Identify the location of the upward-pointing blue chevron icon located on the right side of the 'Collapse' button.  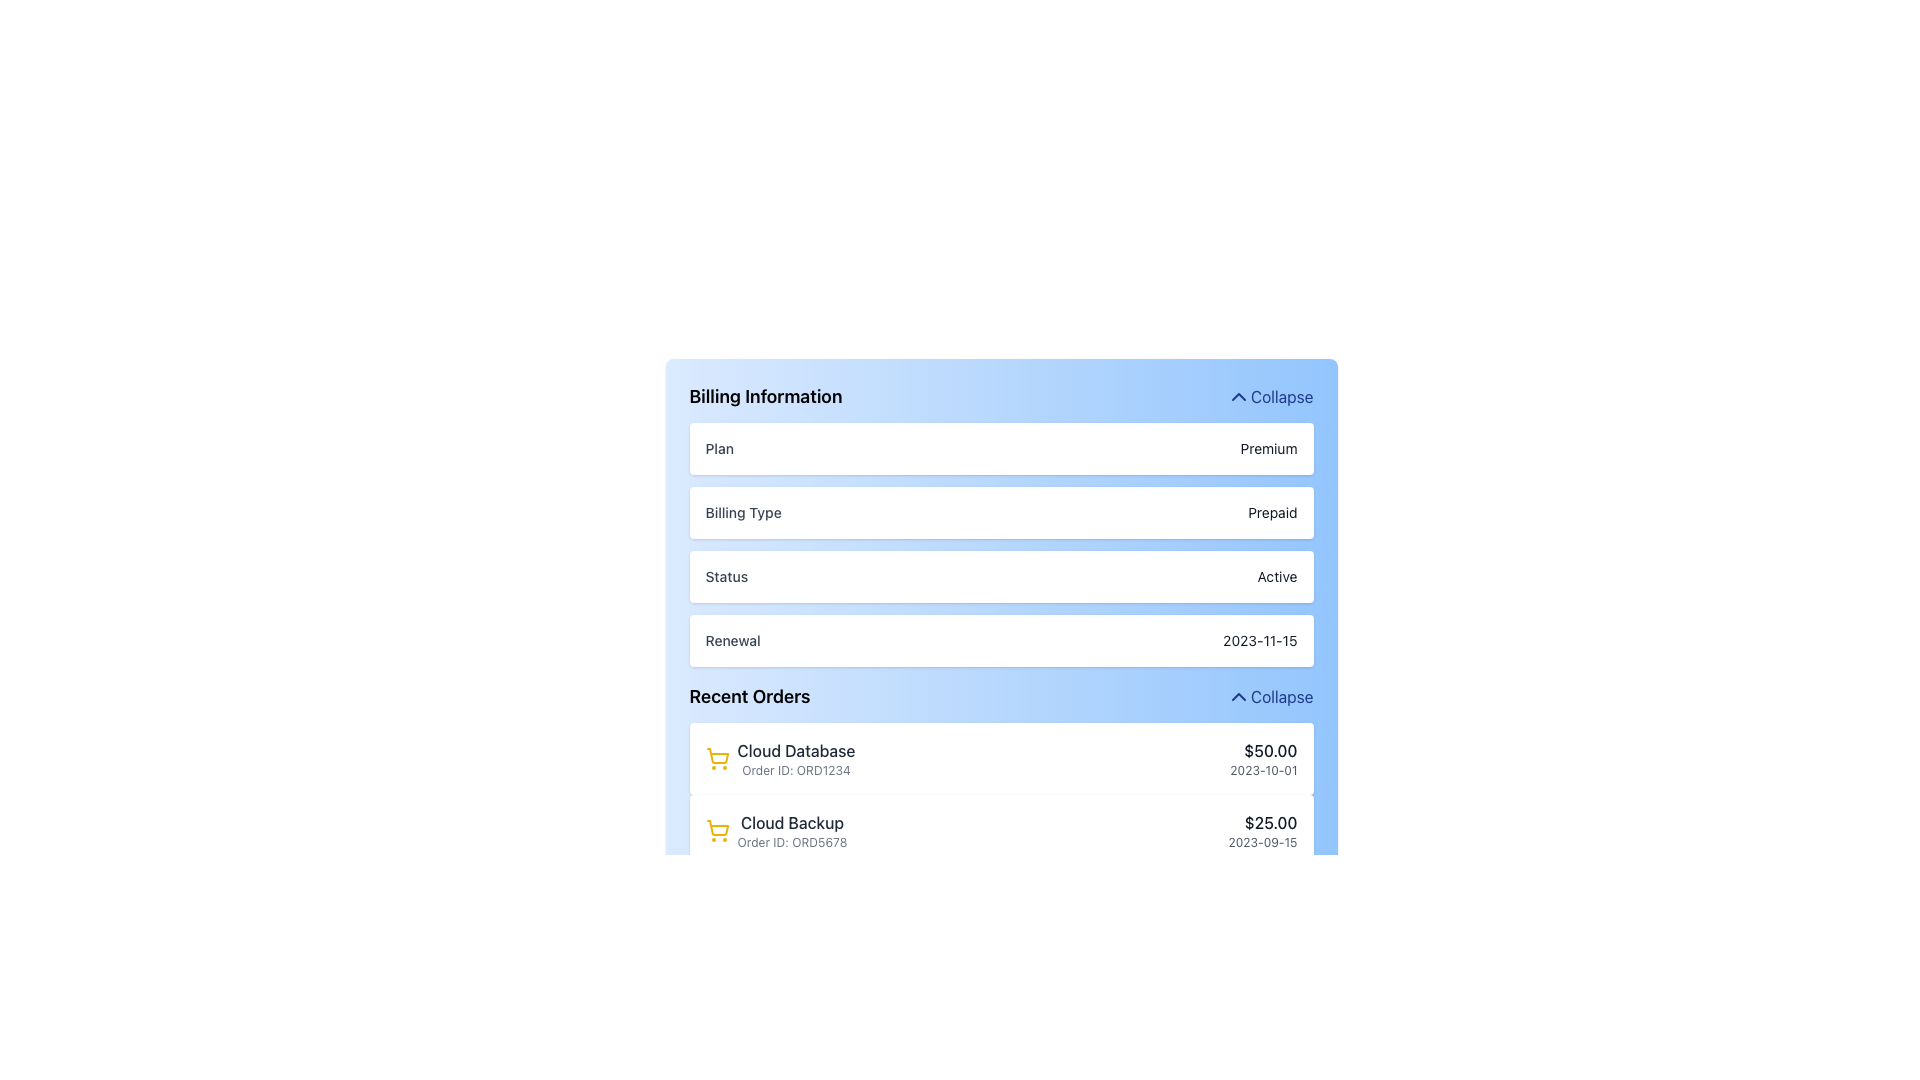
(1237, 397).